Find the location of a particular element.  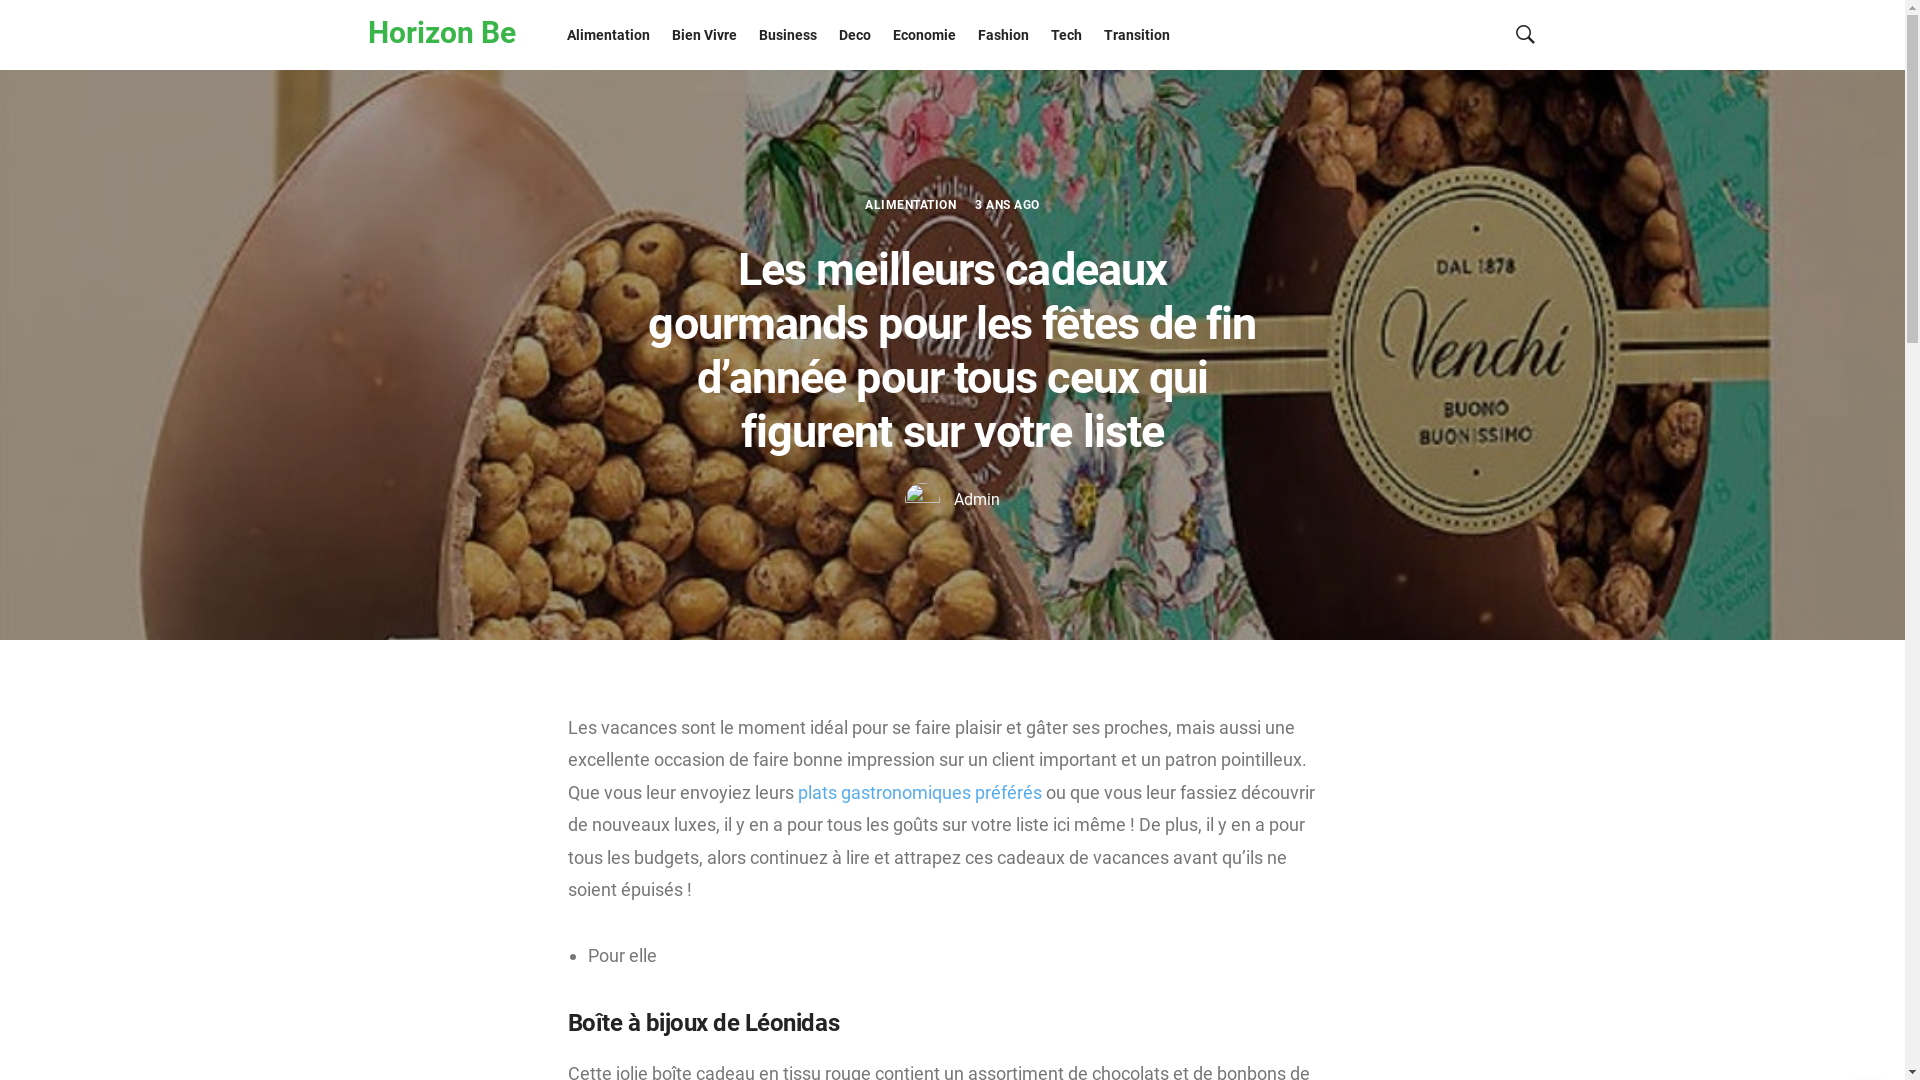

'Deco' is located at coordinates (828, 34).